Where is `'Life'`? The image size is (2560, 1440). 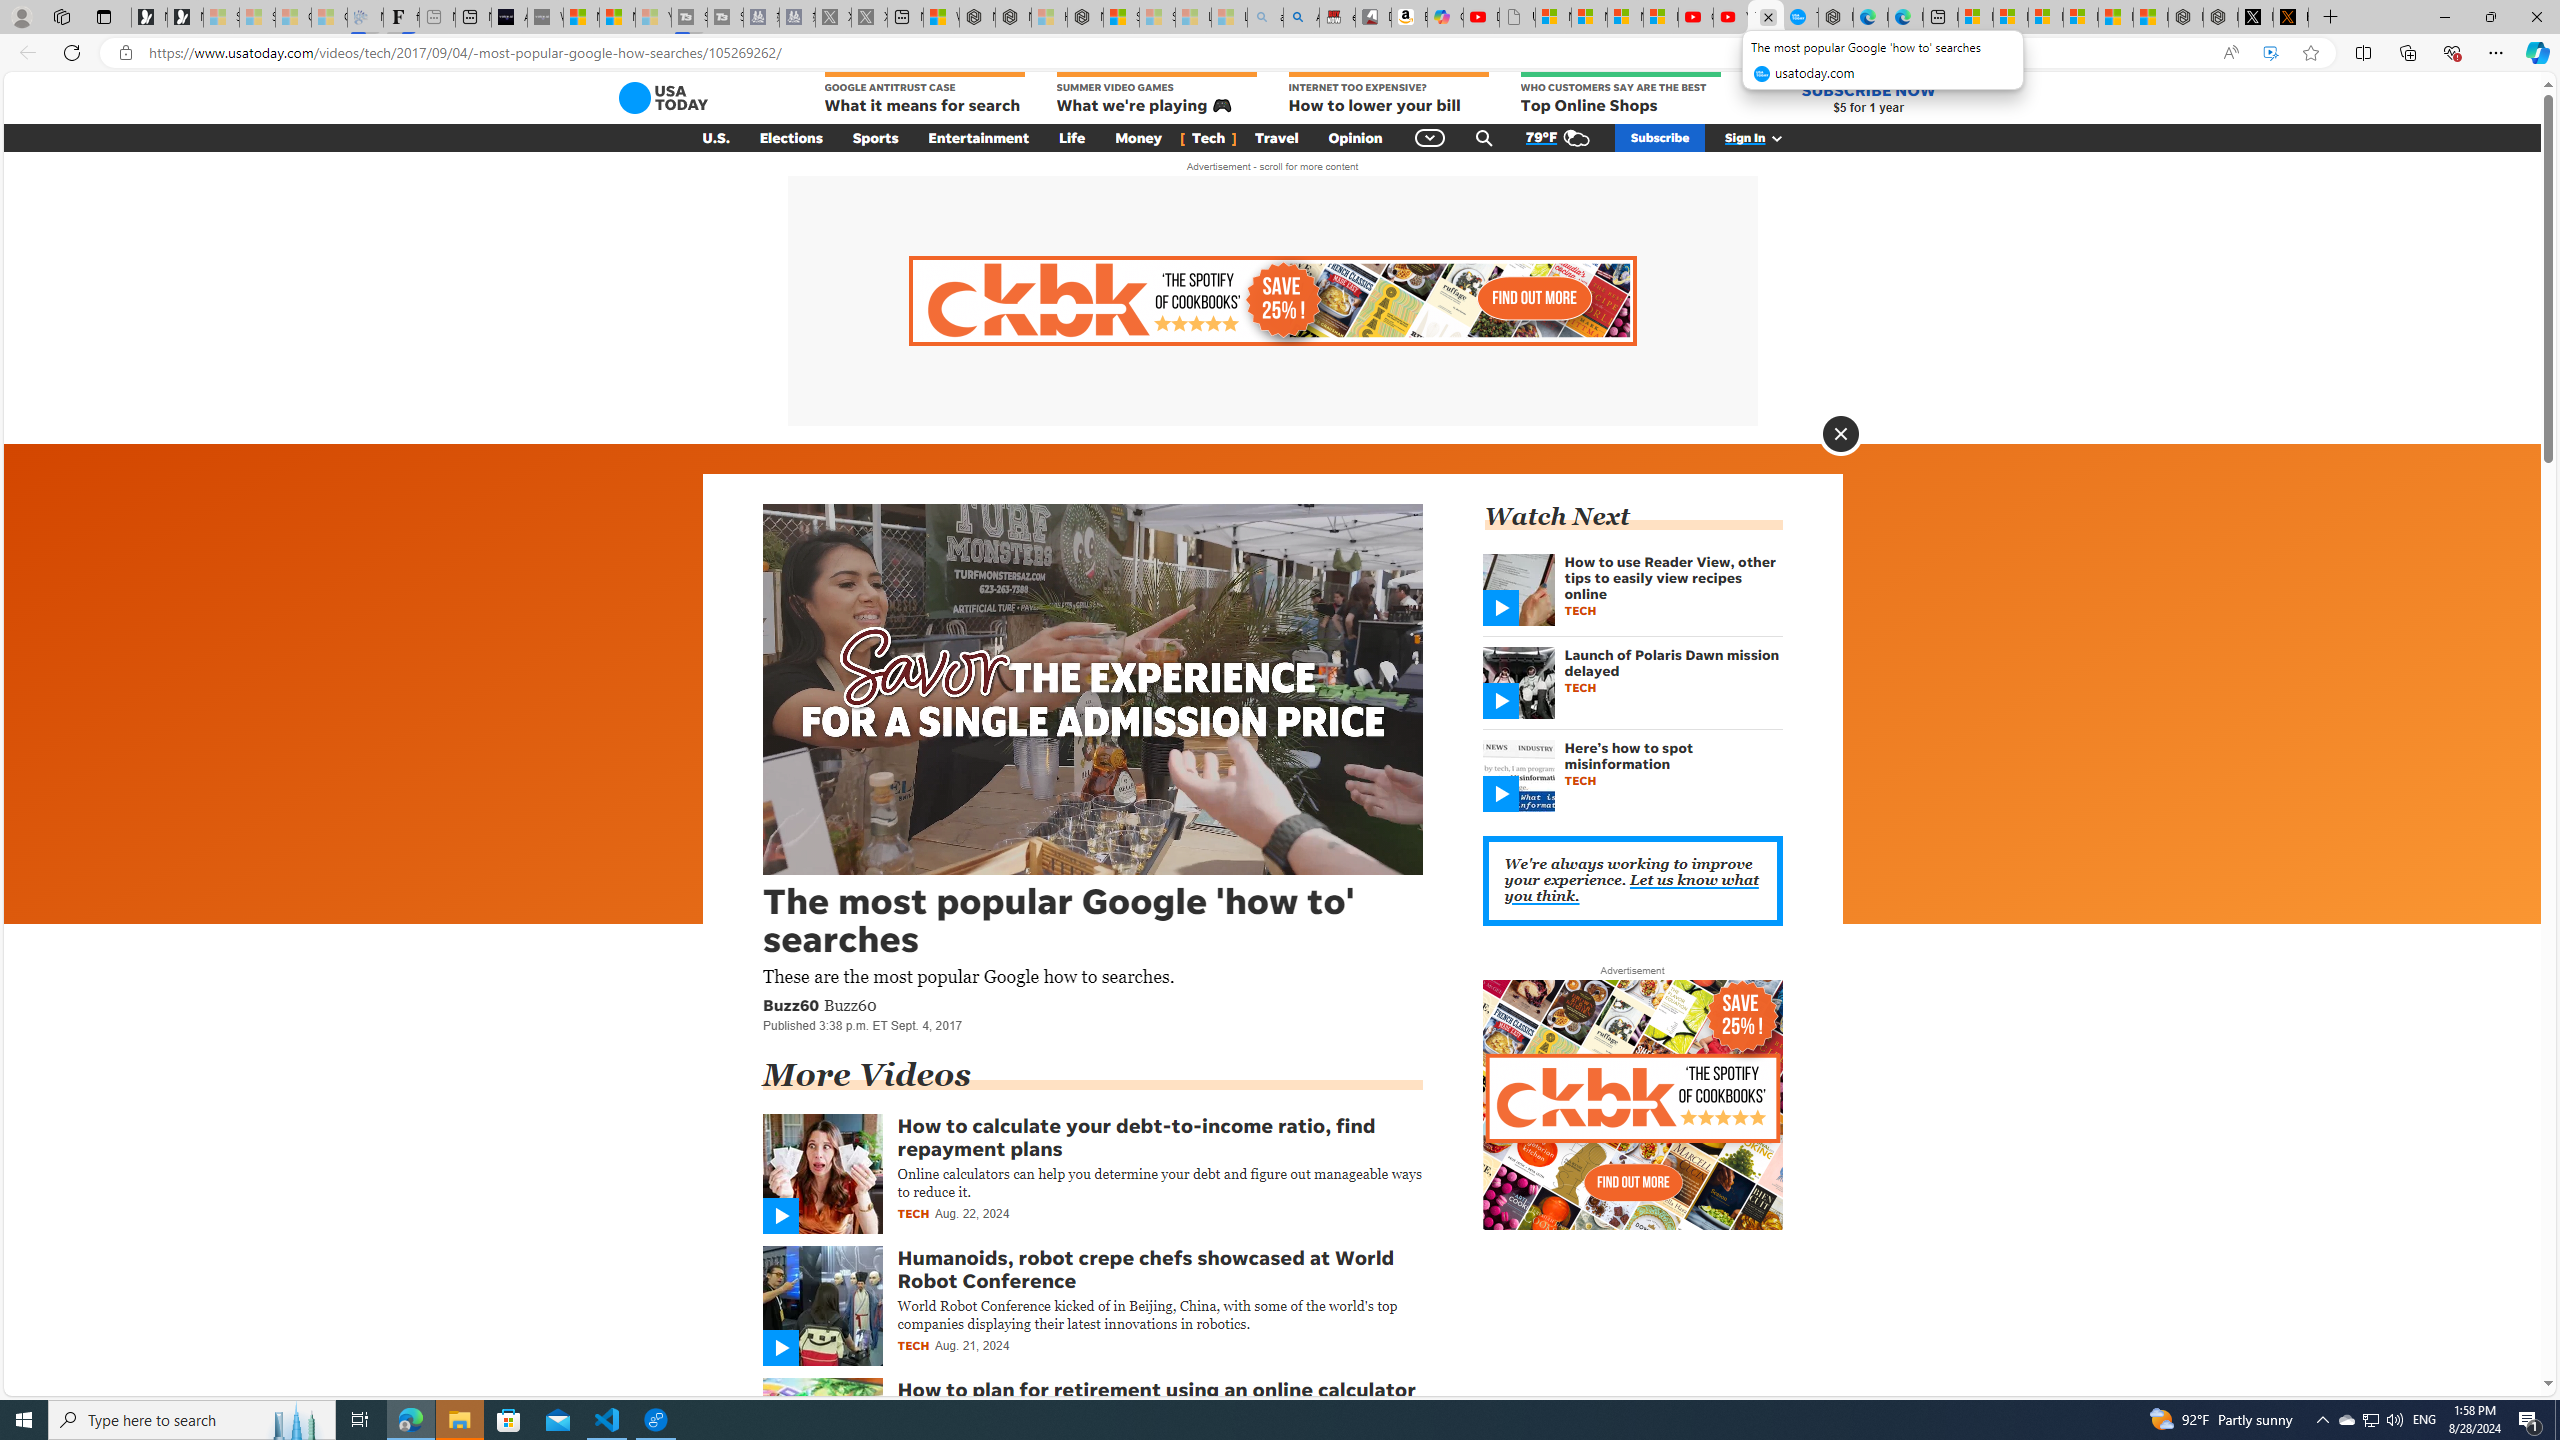 'Life' is located at coordinates (1072, 137).